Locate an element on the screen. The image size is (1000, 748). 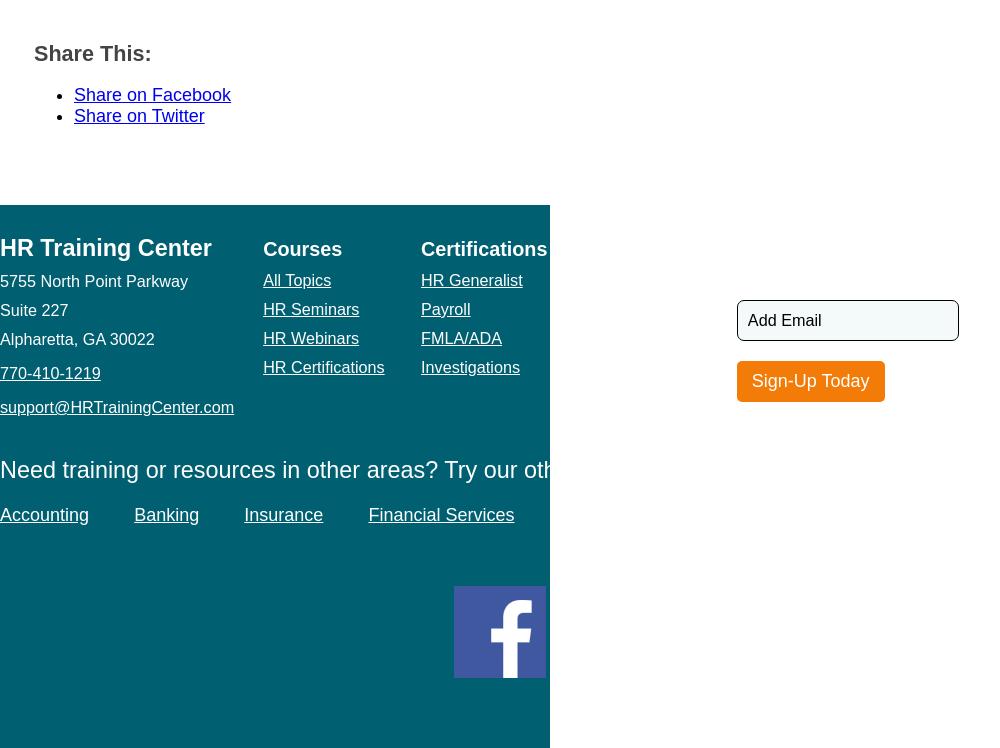
'Real Estate' is located at coordinates (604, 514).